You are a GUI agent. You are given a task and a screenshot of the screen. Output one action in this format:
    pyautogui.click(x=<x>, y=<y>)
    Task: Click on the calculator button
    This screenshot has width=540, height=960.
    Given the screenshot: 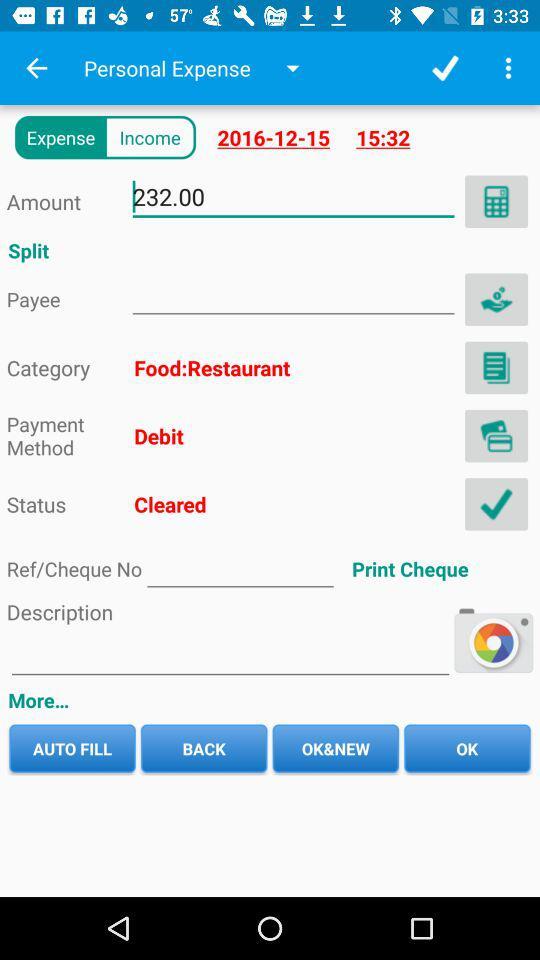 What is the action you would take?
    pyautogui.click(x=495, y=201)
    